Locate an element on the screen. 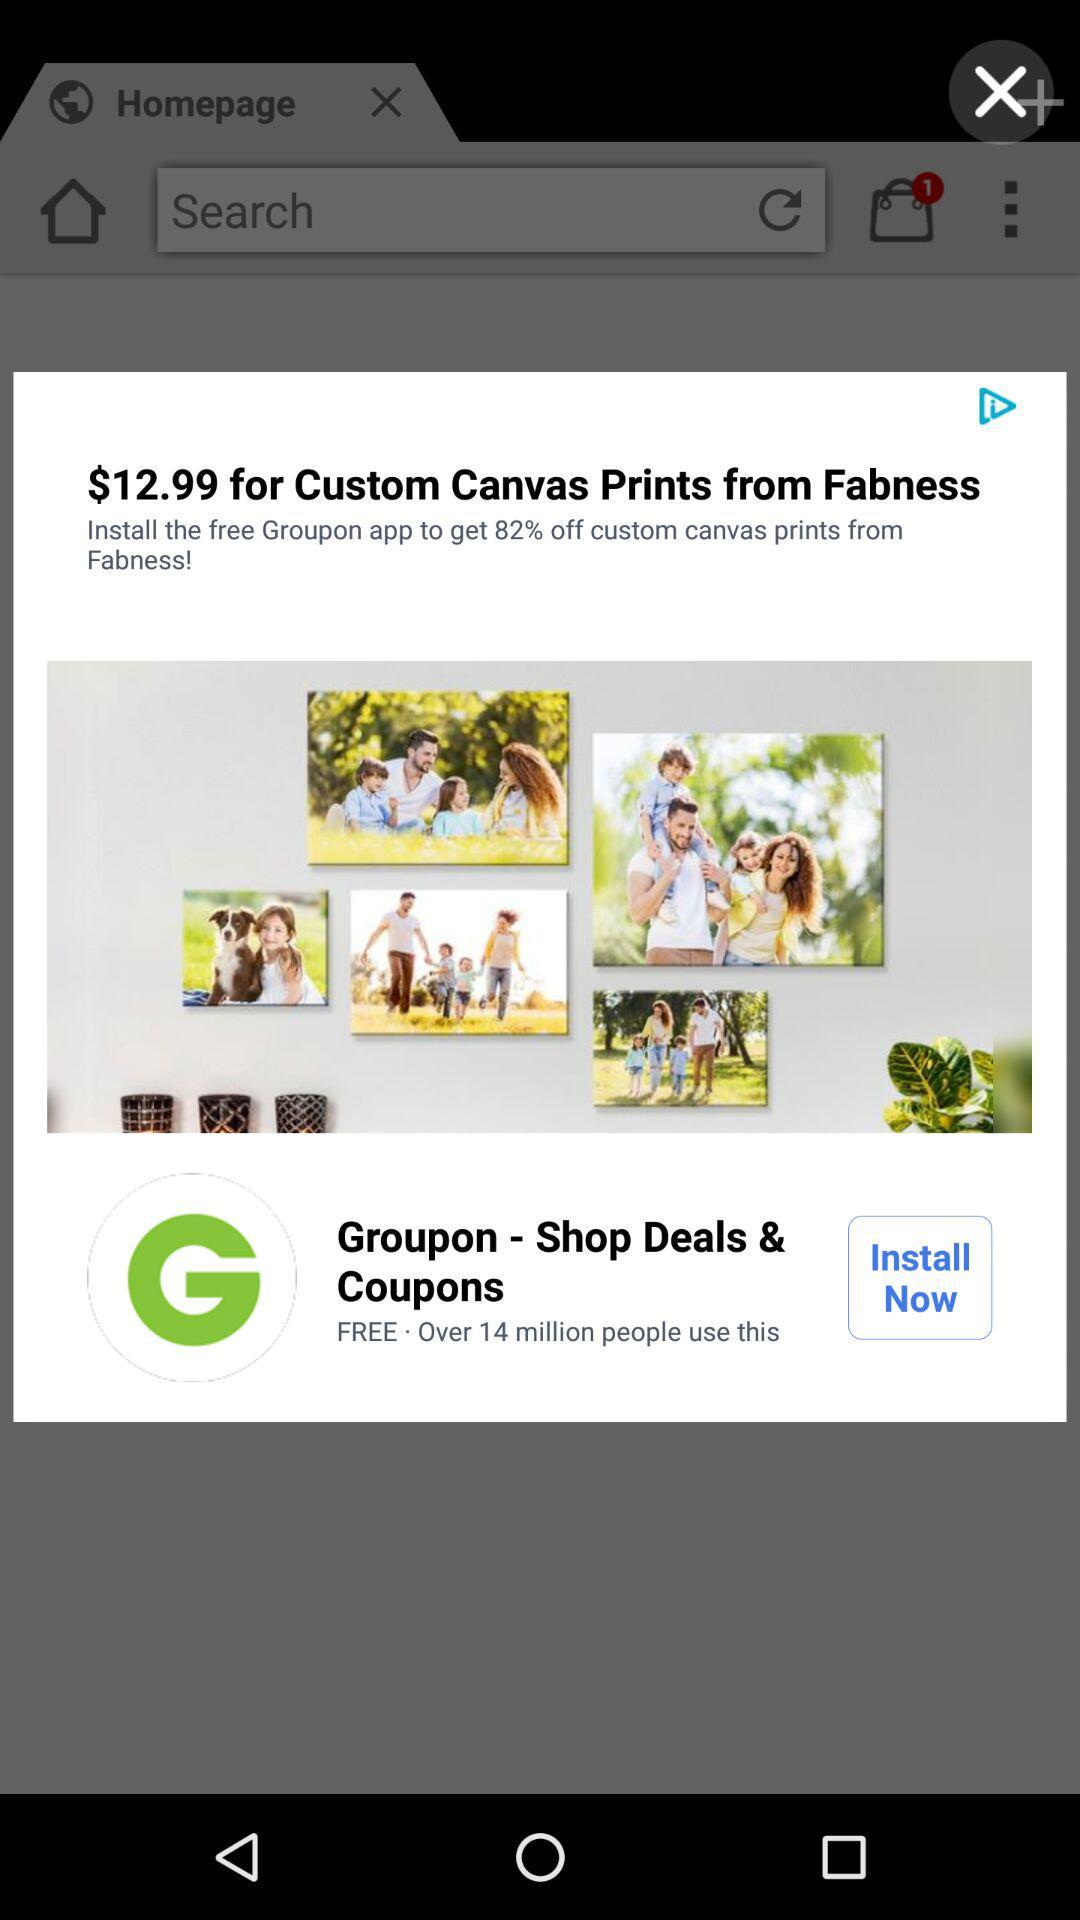 This screenshot has width=1080, height=1920. window is located at coordinates (1001, 91).